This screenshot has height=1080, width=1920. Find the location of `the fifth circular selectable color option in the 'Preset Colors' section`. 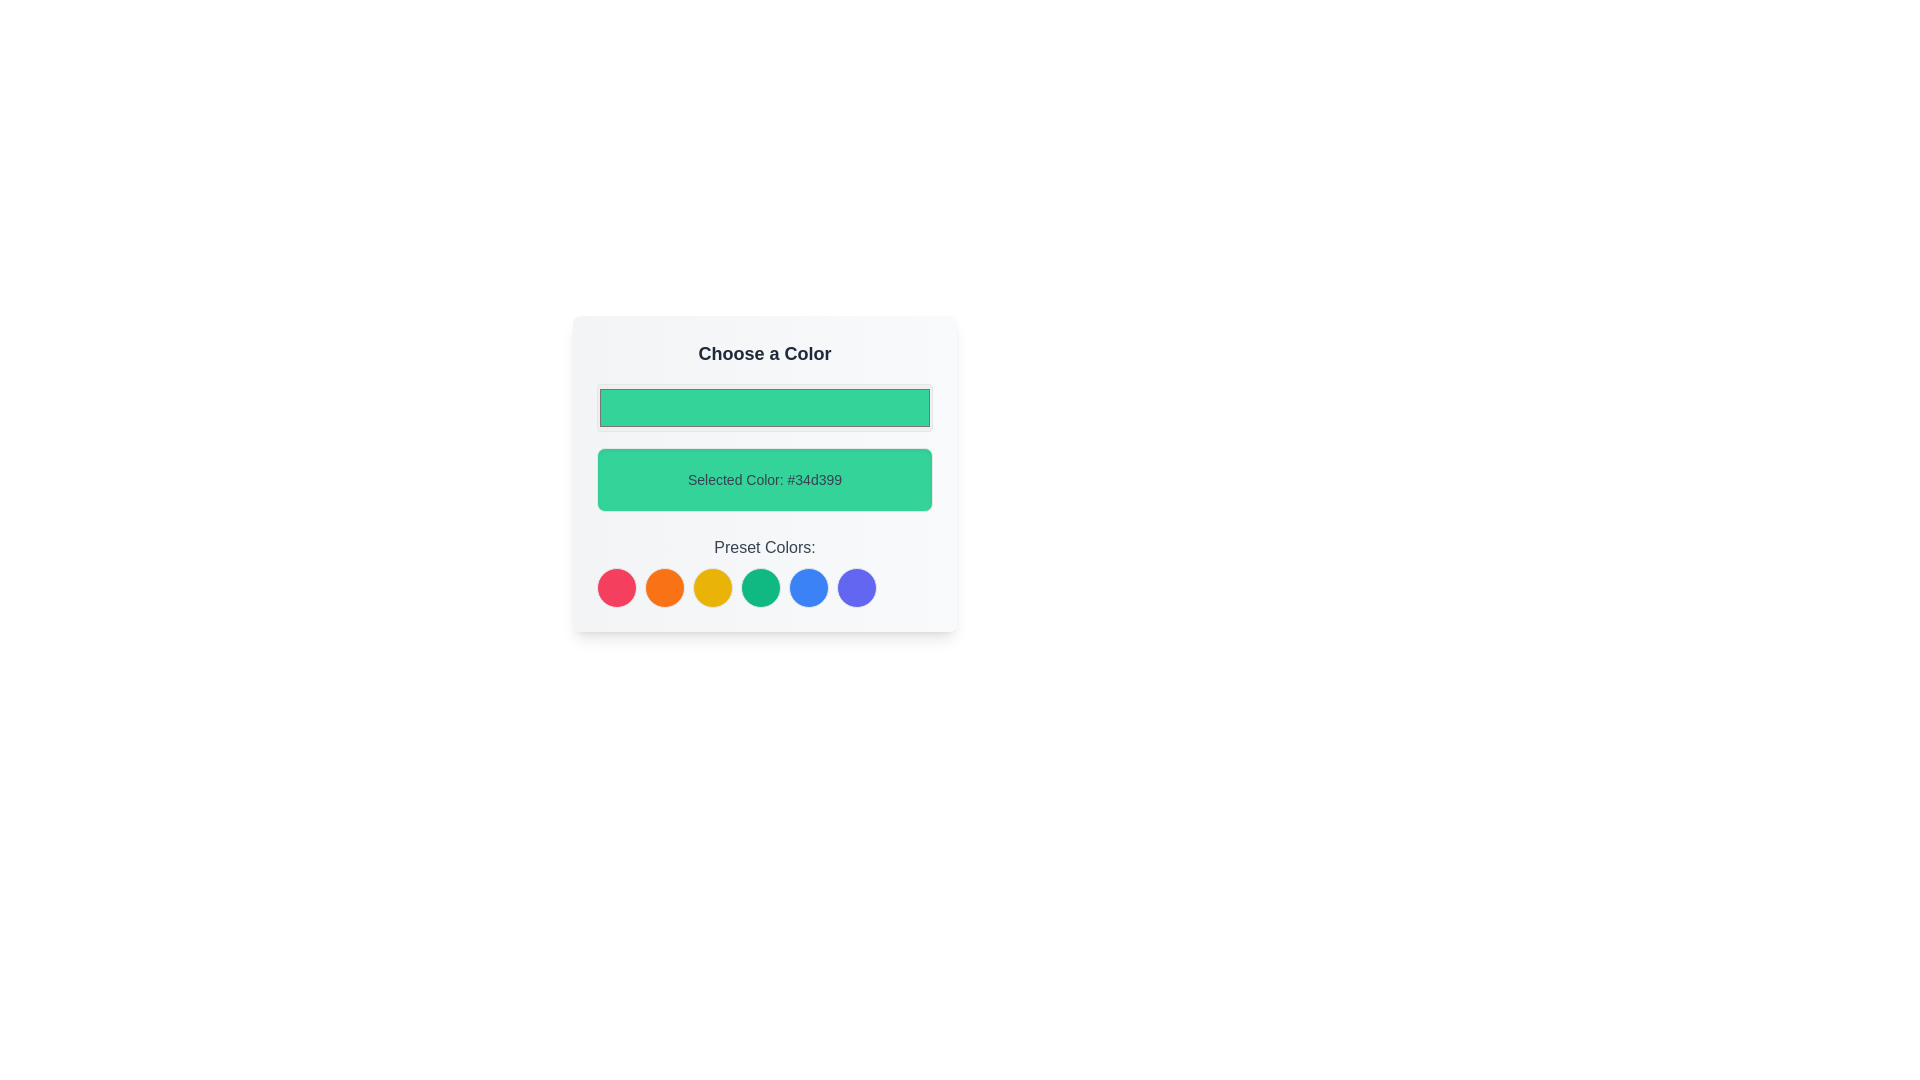

the fifth circular selectable color option in the 'Preset Colors' section is located at coordinates (809, 586).